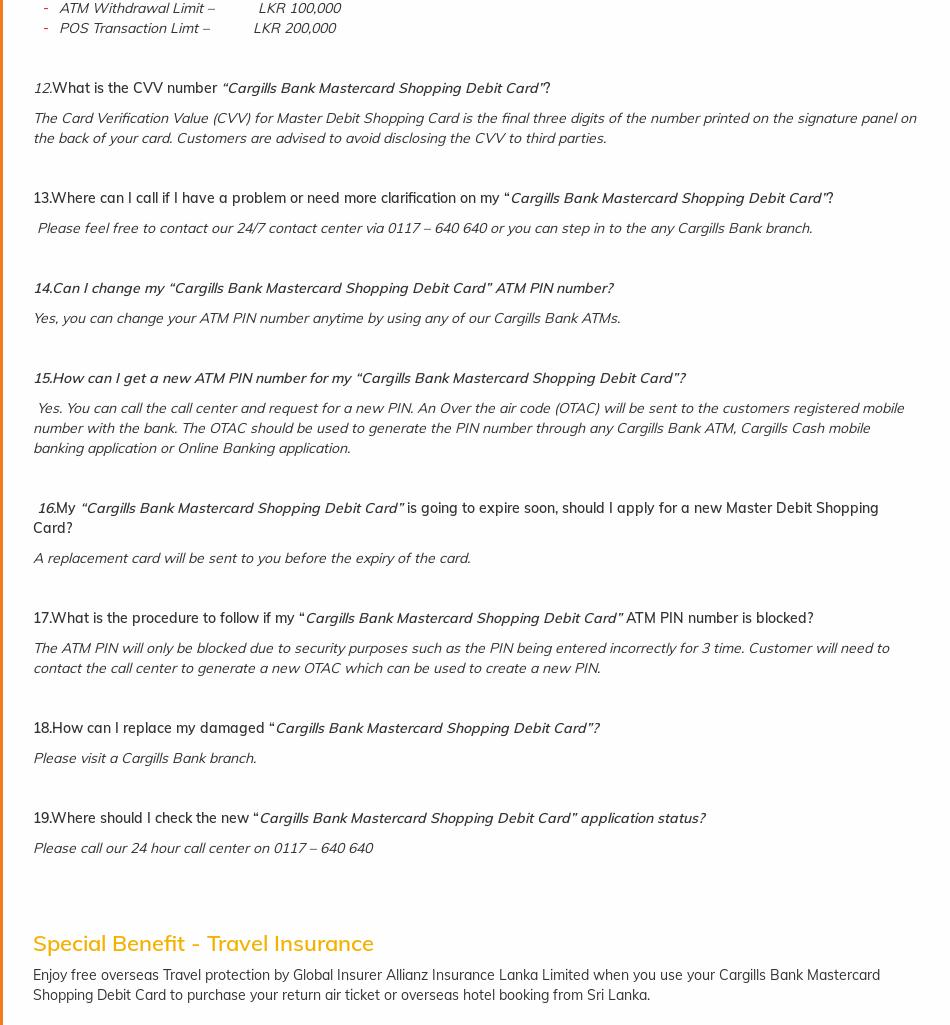 This screenshot has height=1025, width=950. What do you see at coordinates (197, 27) in the screenshot?
I see `'POS Transaction Limt –           LKR 200,000'` at bounding box center [197, 27].